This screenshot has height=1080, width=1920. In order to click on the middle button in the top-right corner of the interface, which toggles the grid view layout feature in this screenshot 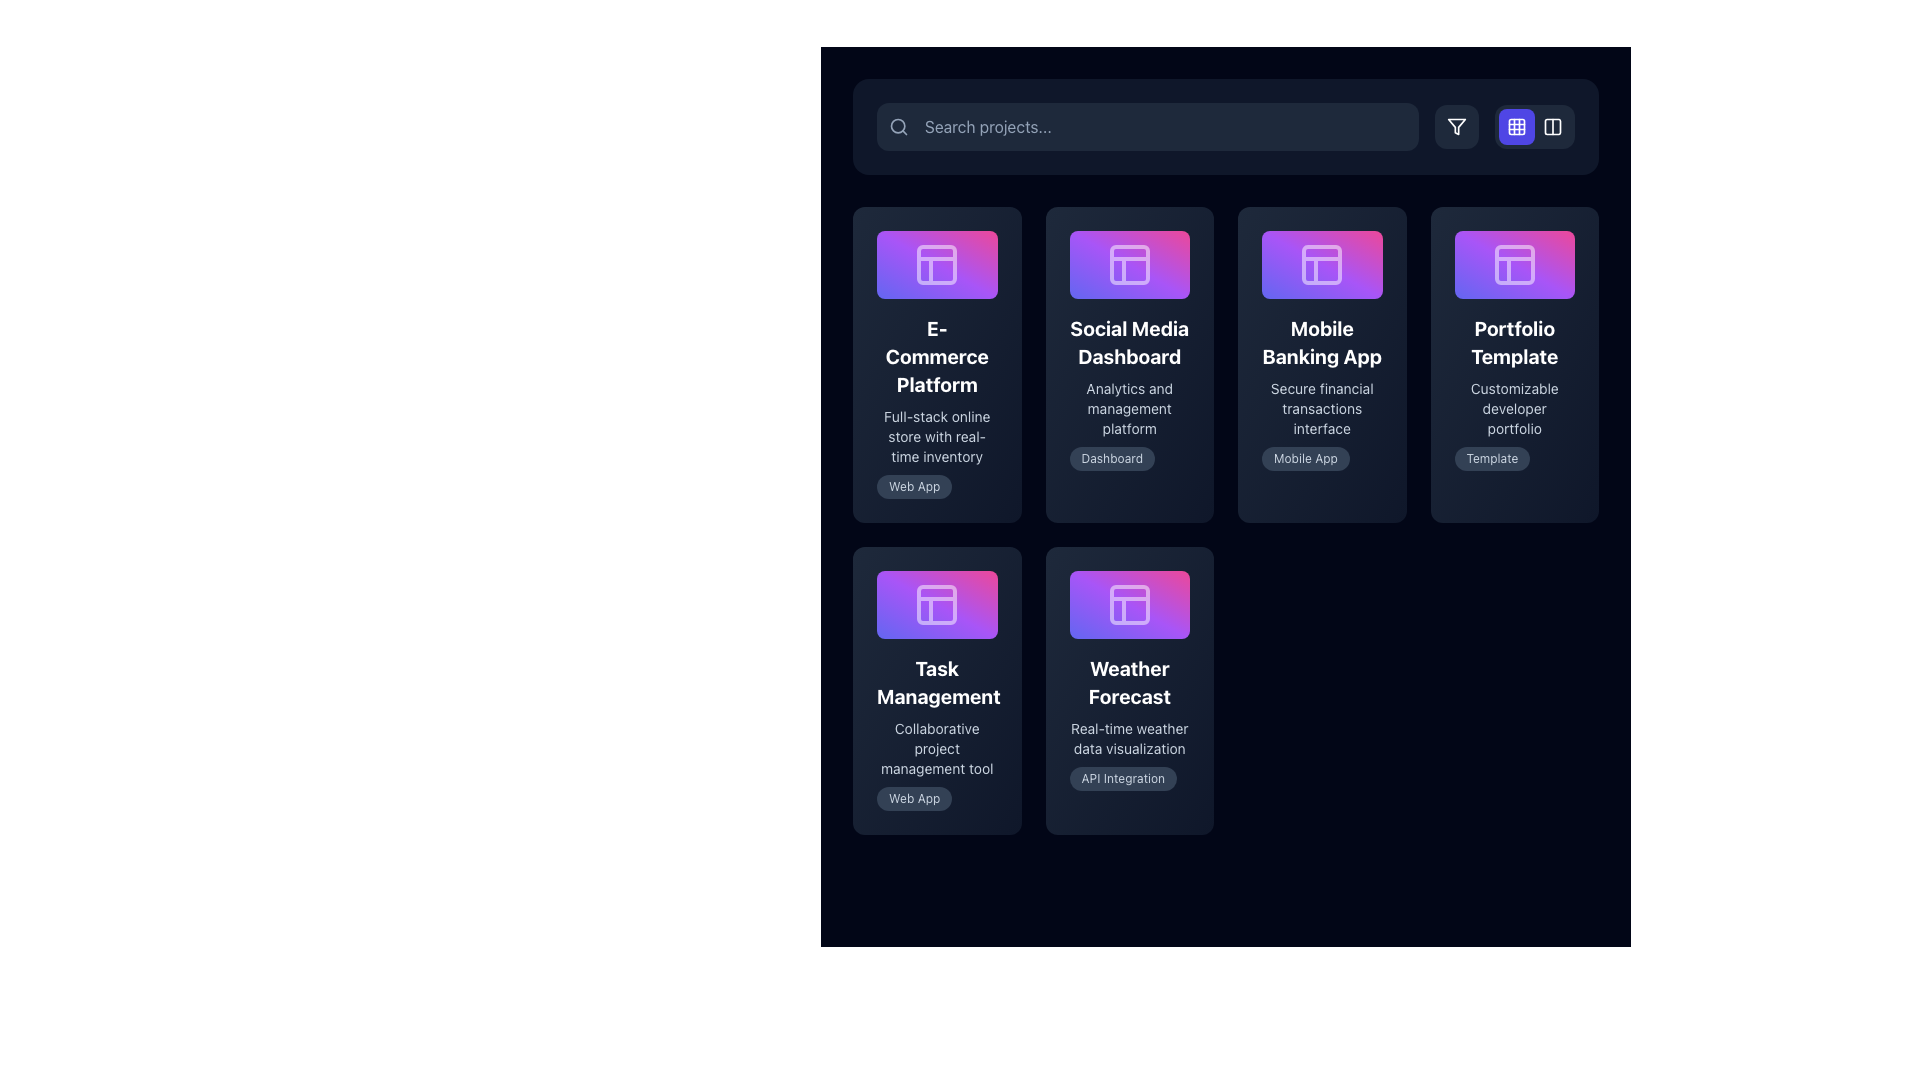, I will do `click(1505, 127)`.